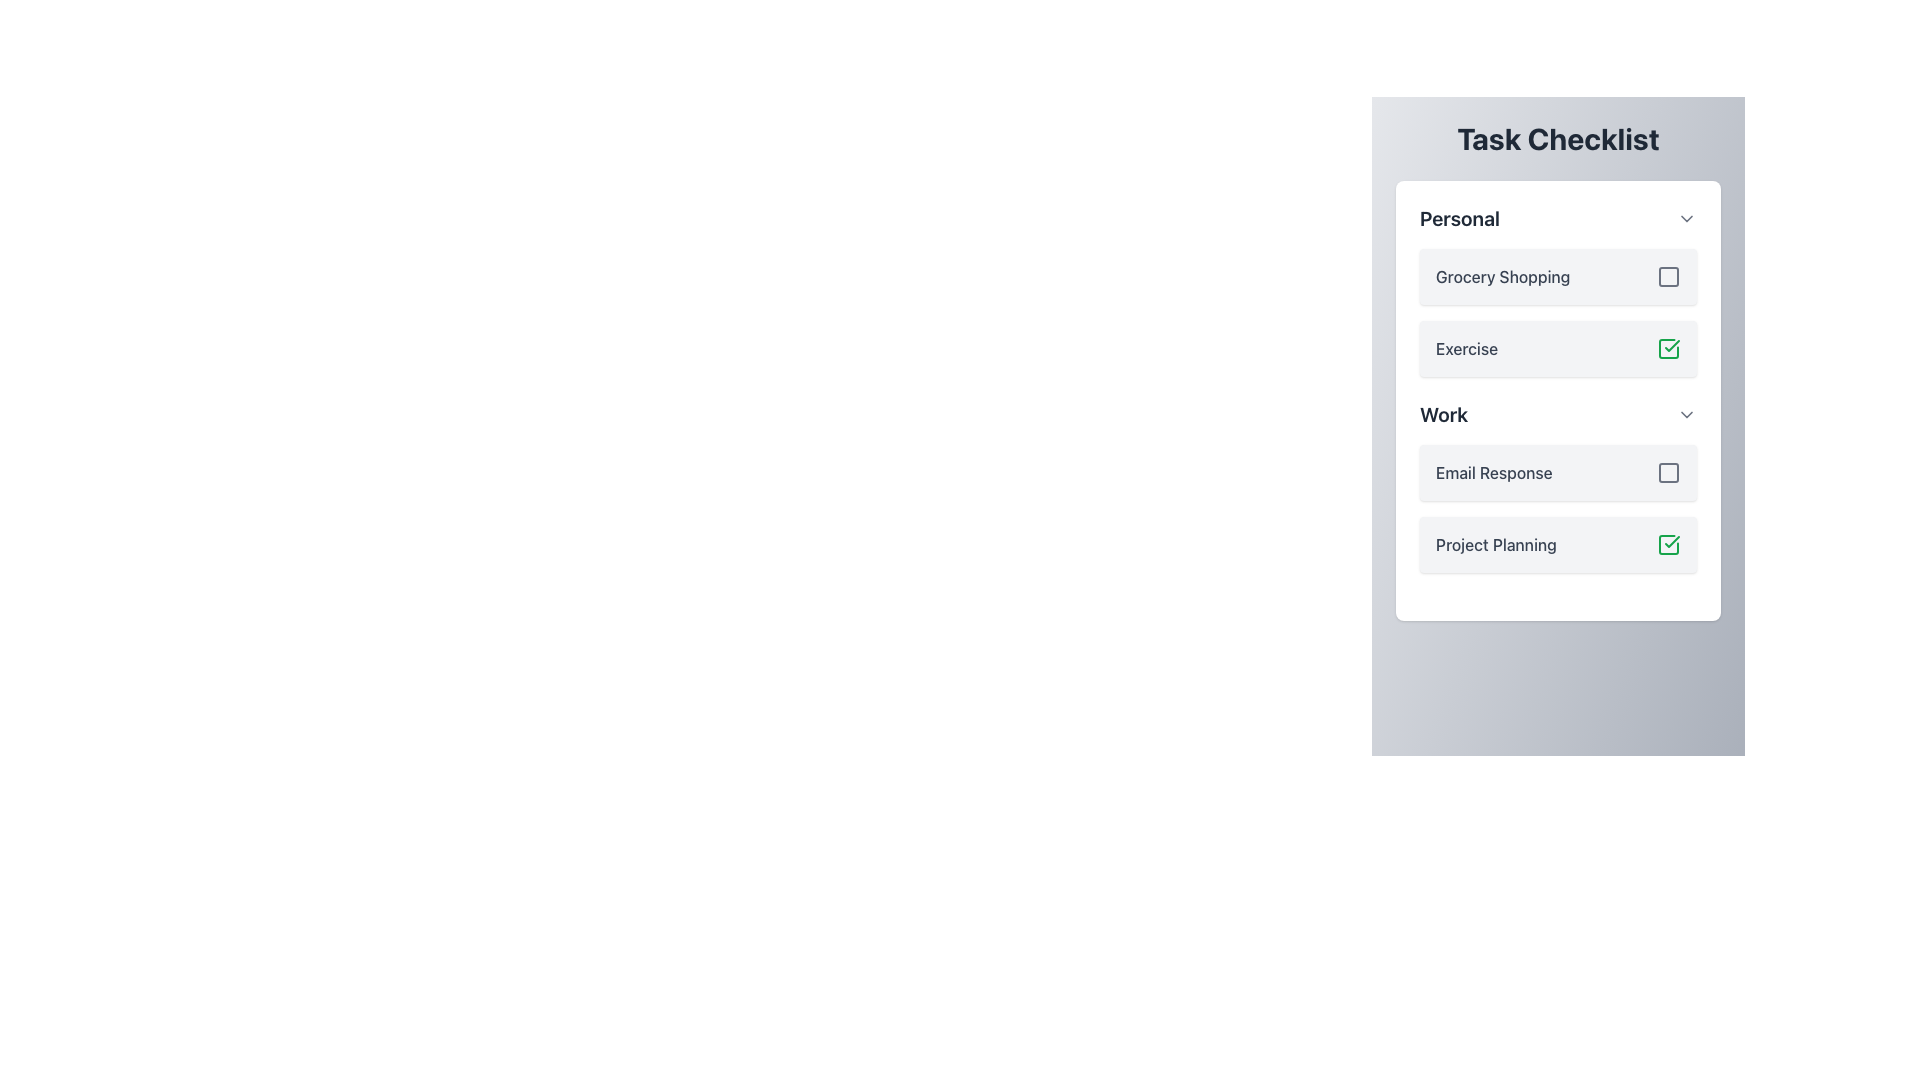 The width and height of the screenshot is (1920, 1080). I want to click on the checkbox located on the far-right side of the 'Project Planning' row in the checklist, so click(1669, 544).